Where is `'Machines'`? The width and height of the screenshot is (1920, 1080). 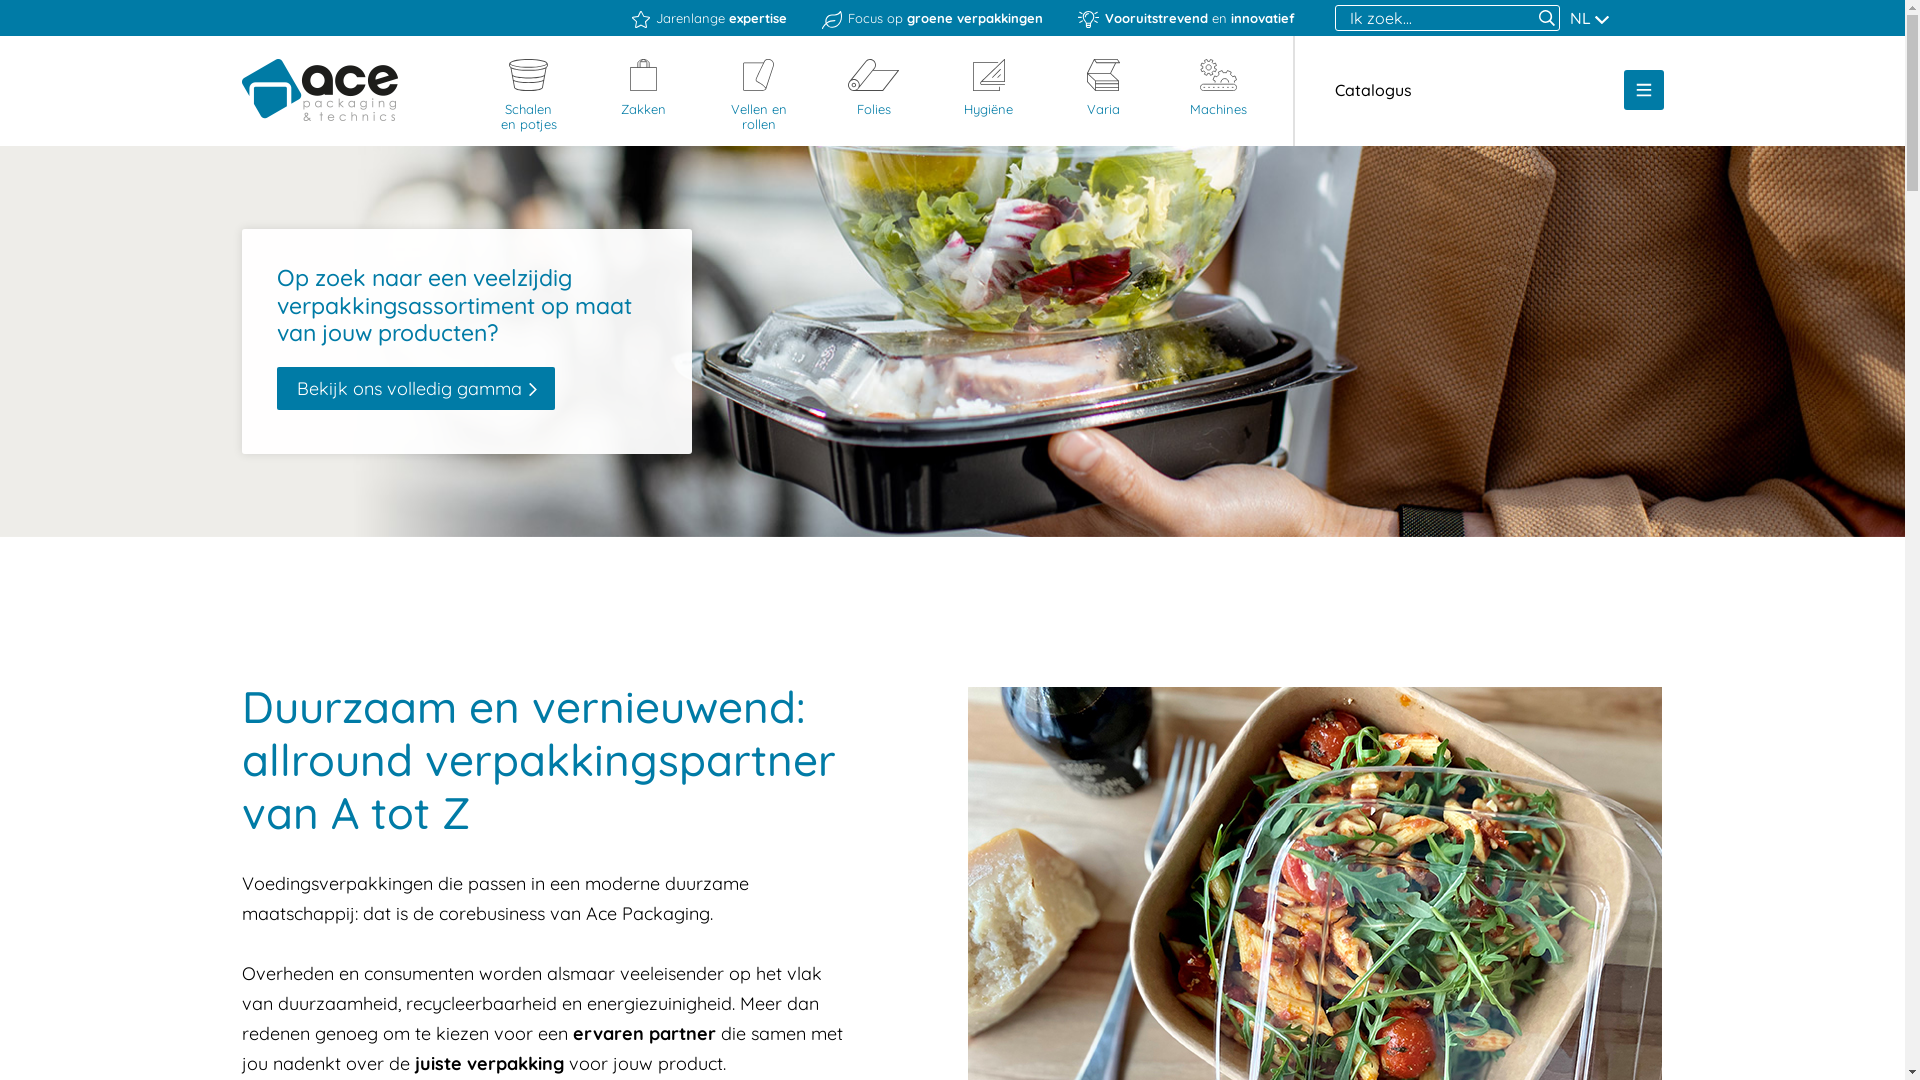
'Machines' is located at coordinates (1218, 87).